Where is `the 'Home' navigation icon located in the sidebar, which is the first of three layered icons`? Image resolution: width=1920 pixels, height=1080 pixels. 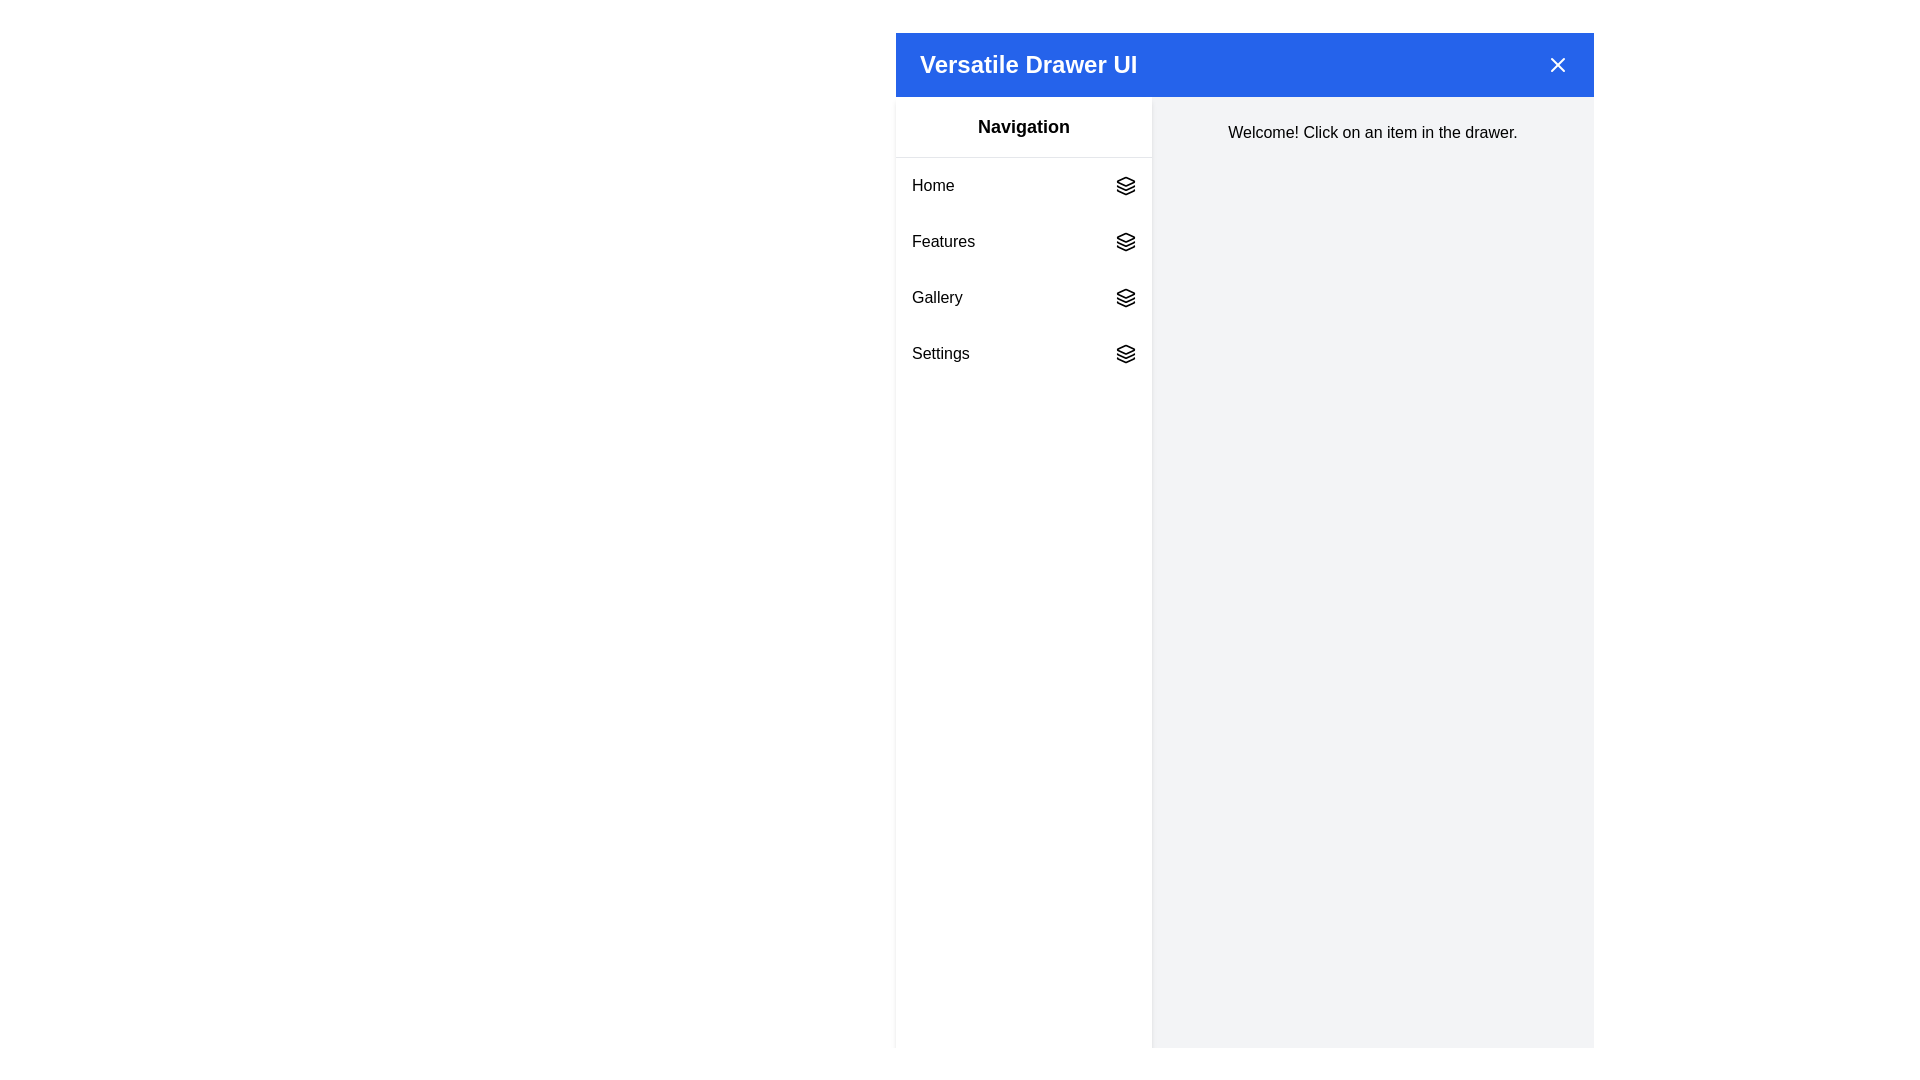 the 'Home' navigation icon located in the sidebar, which is the first of three layered icons is located at coordinates (1126, 181).